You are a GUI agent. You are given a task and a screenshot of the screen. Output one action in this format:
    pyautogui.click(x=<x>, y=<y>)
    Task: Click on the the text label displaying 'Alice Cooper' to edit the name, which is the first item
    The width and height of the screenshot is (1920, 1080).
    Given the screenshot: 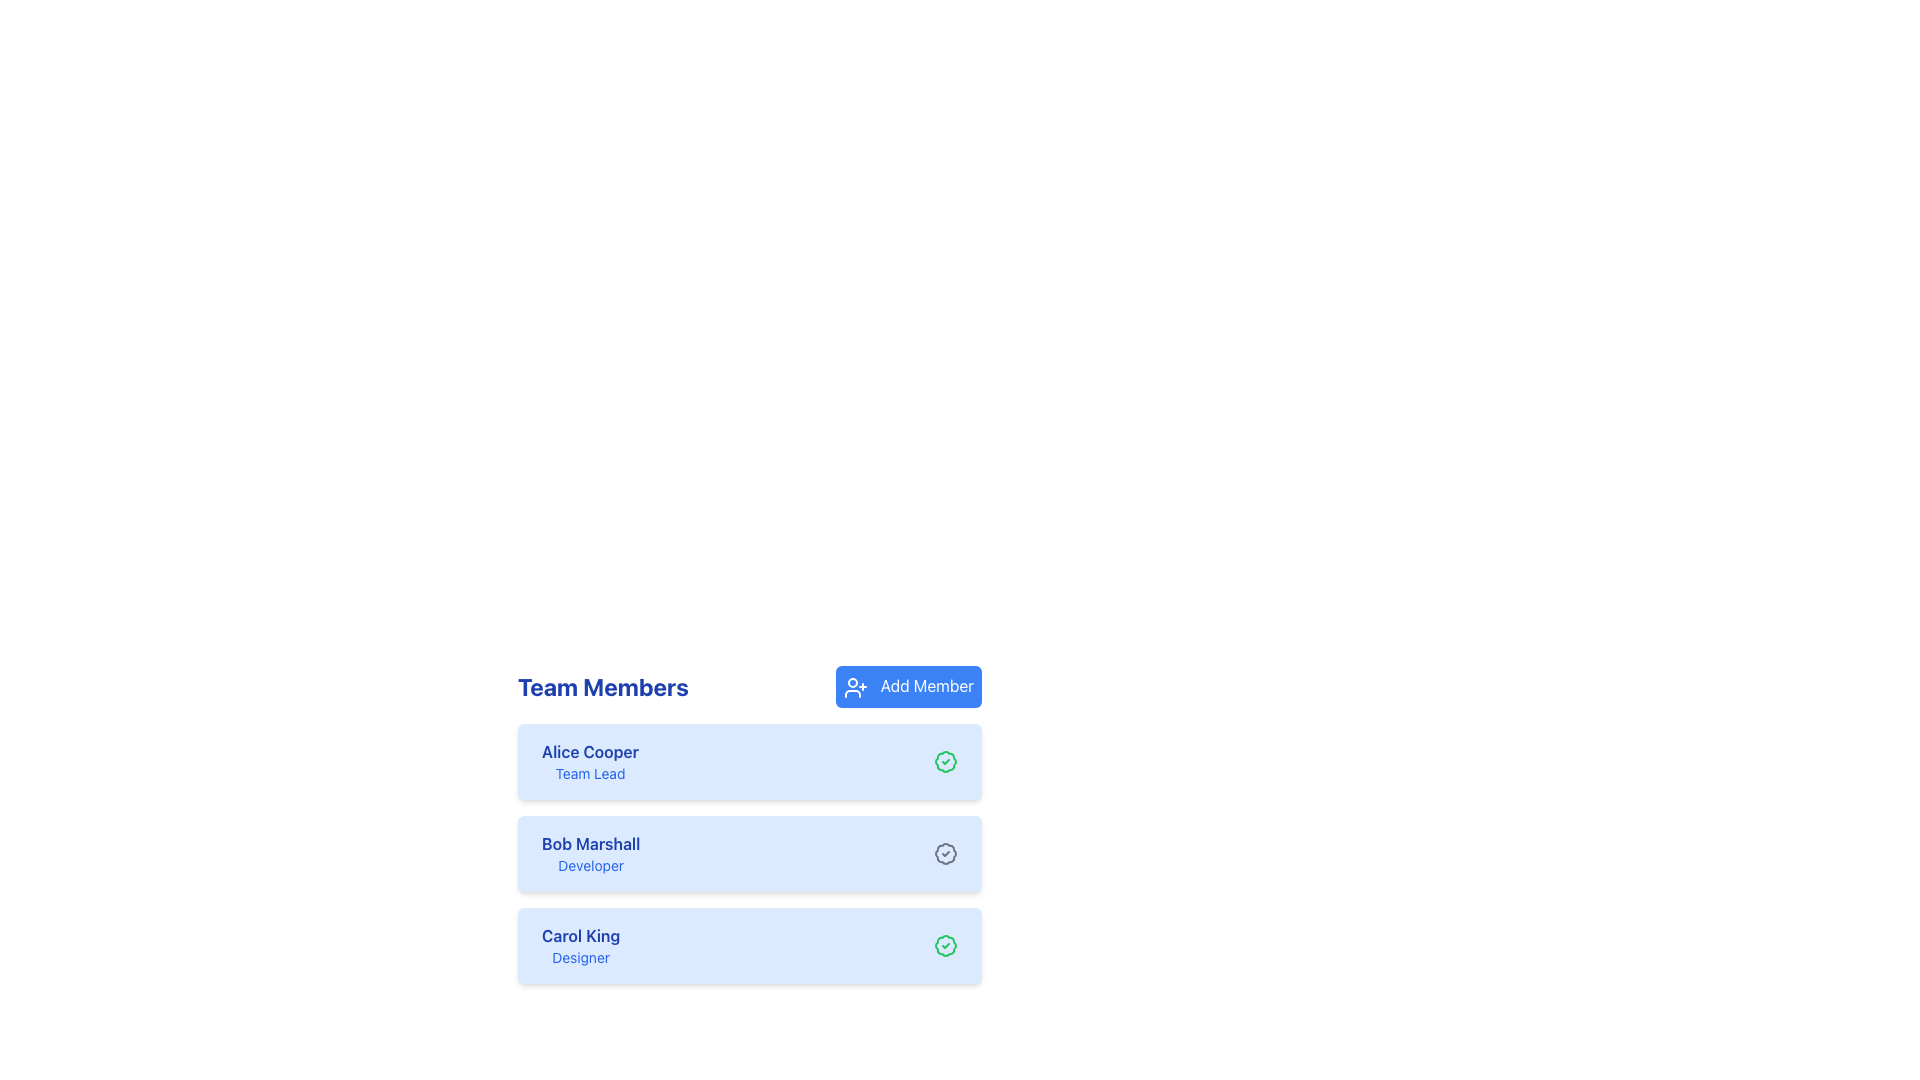 What is the action you would take?
    pyautogui.click(x=589, y=751)
    